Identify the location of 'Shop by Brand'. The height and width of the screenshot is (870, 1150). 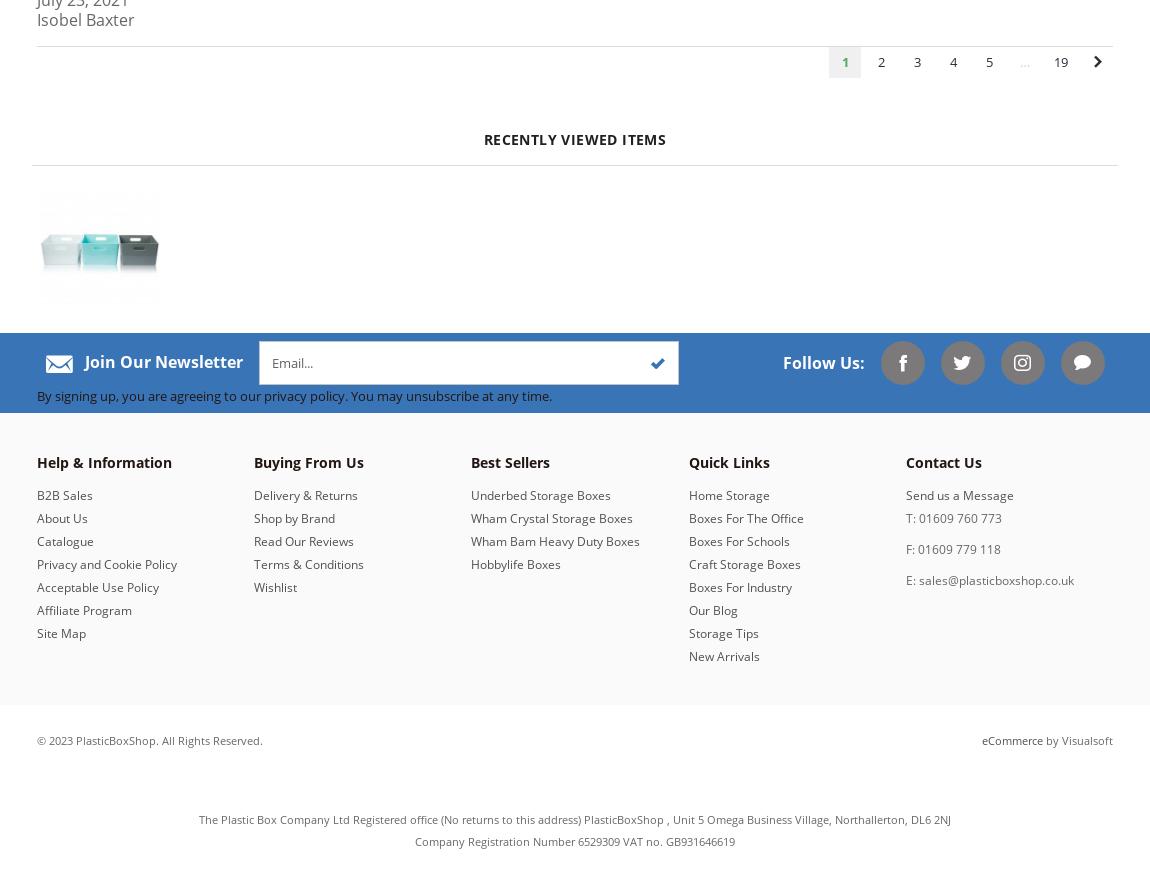
(294, 516).